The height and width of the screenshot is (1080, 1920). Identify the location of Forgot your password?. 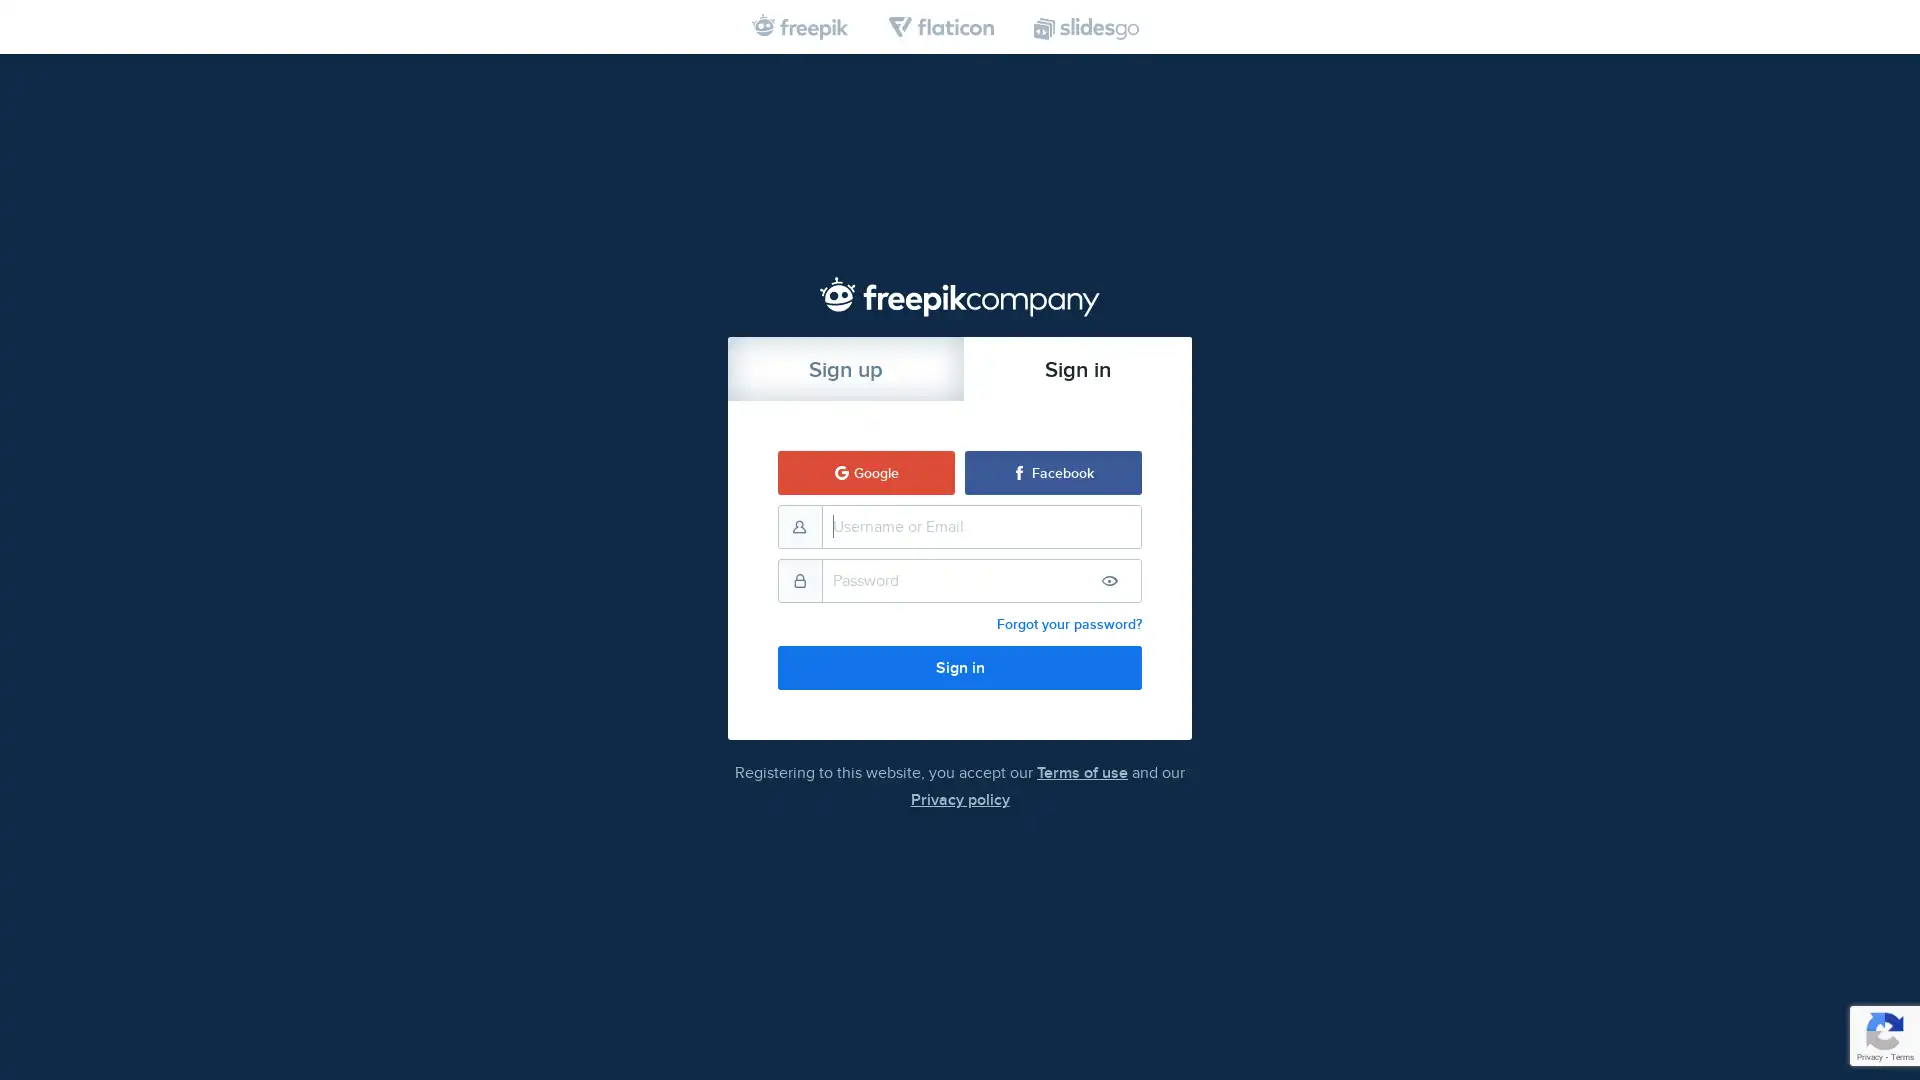
(1068, 623).